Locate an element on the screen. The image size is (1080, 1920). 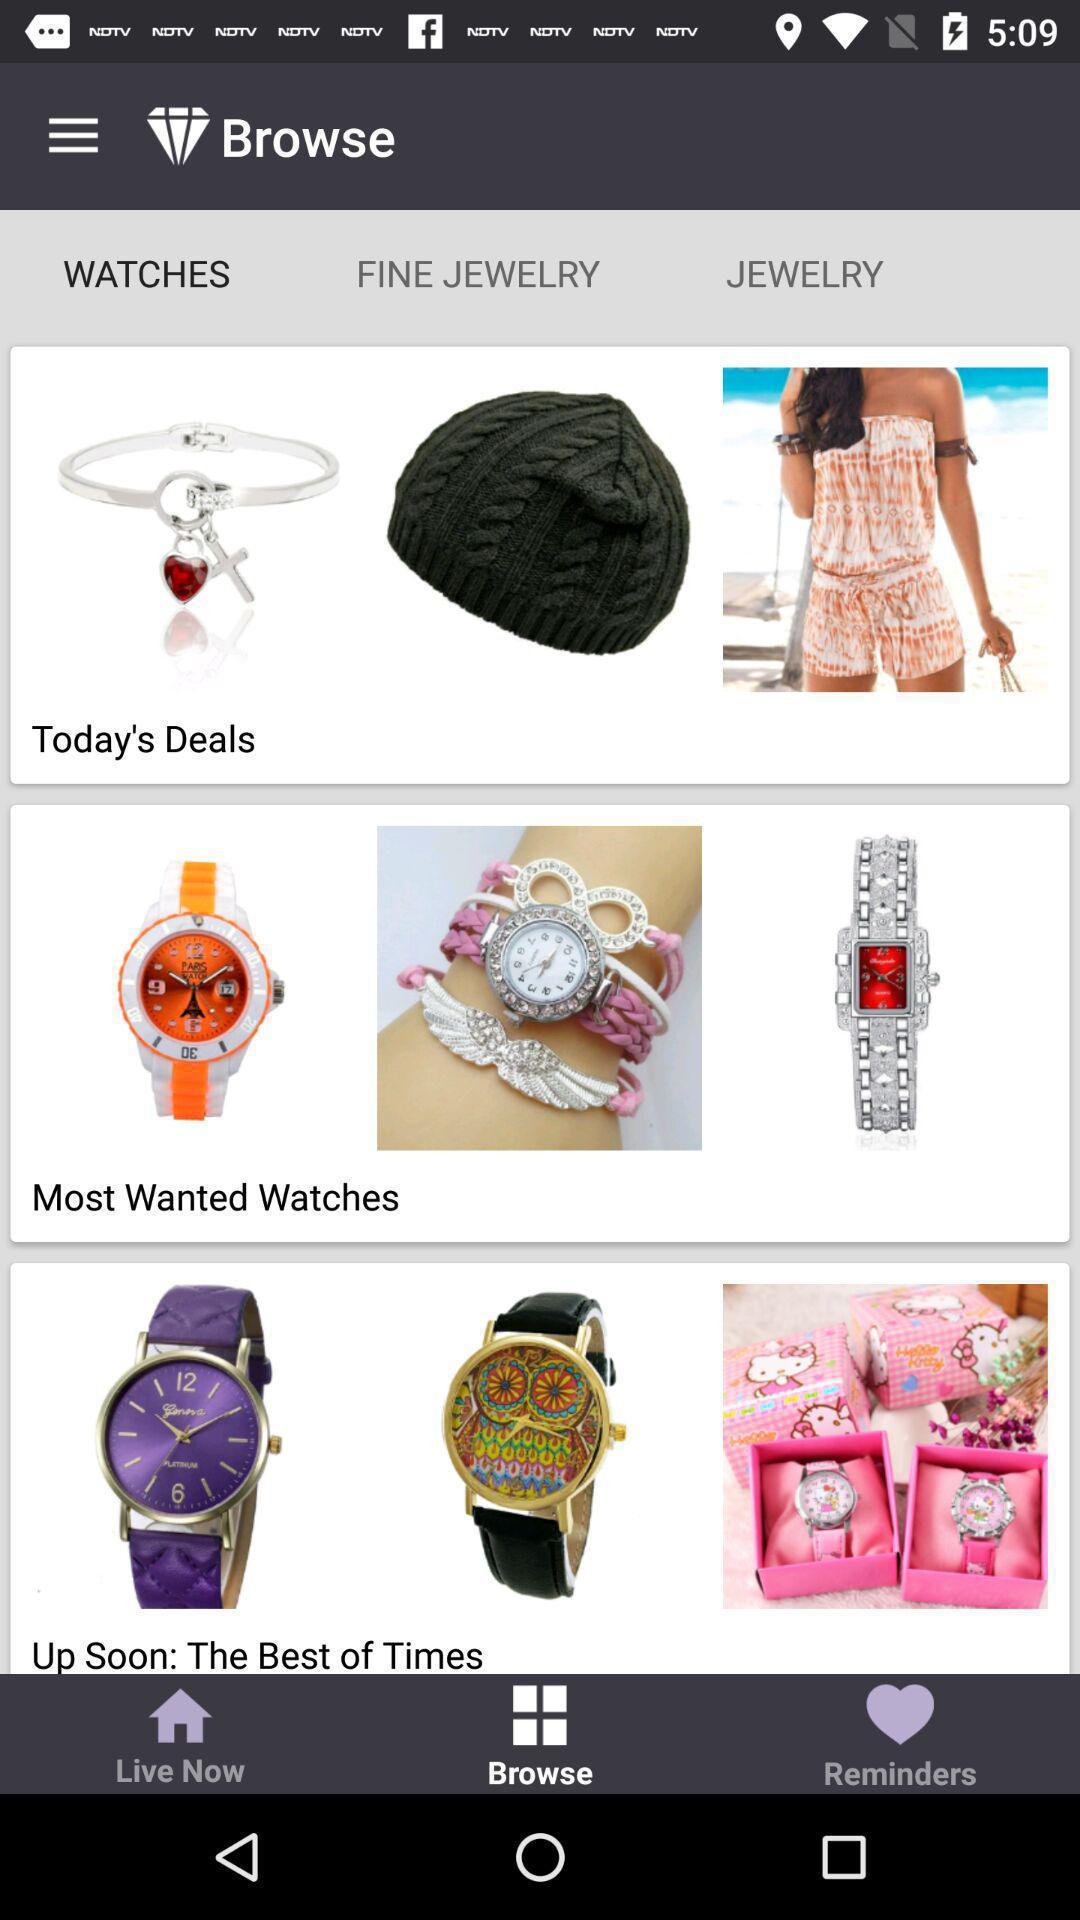
item to the left of the browse is located at coordinates (180, 1738).